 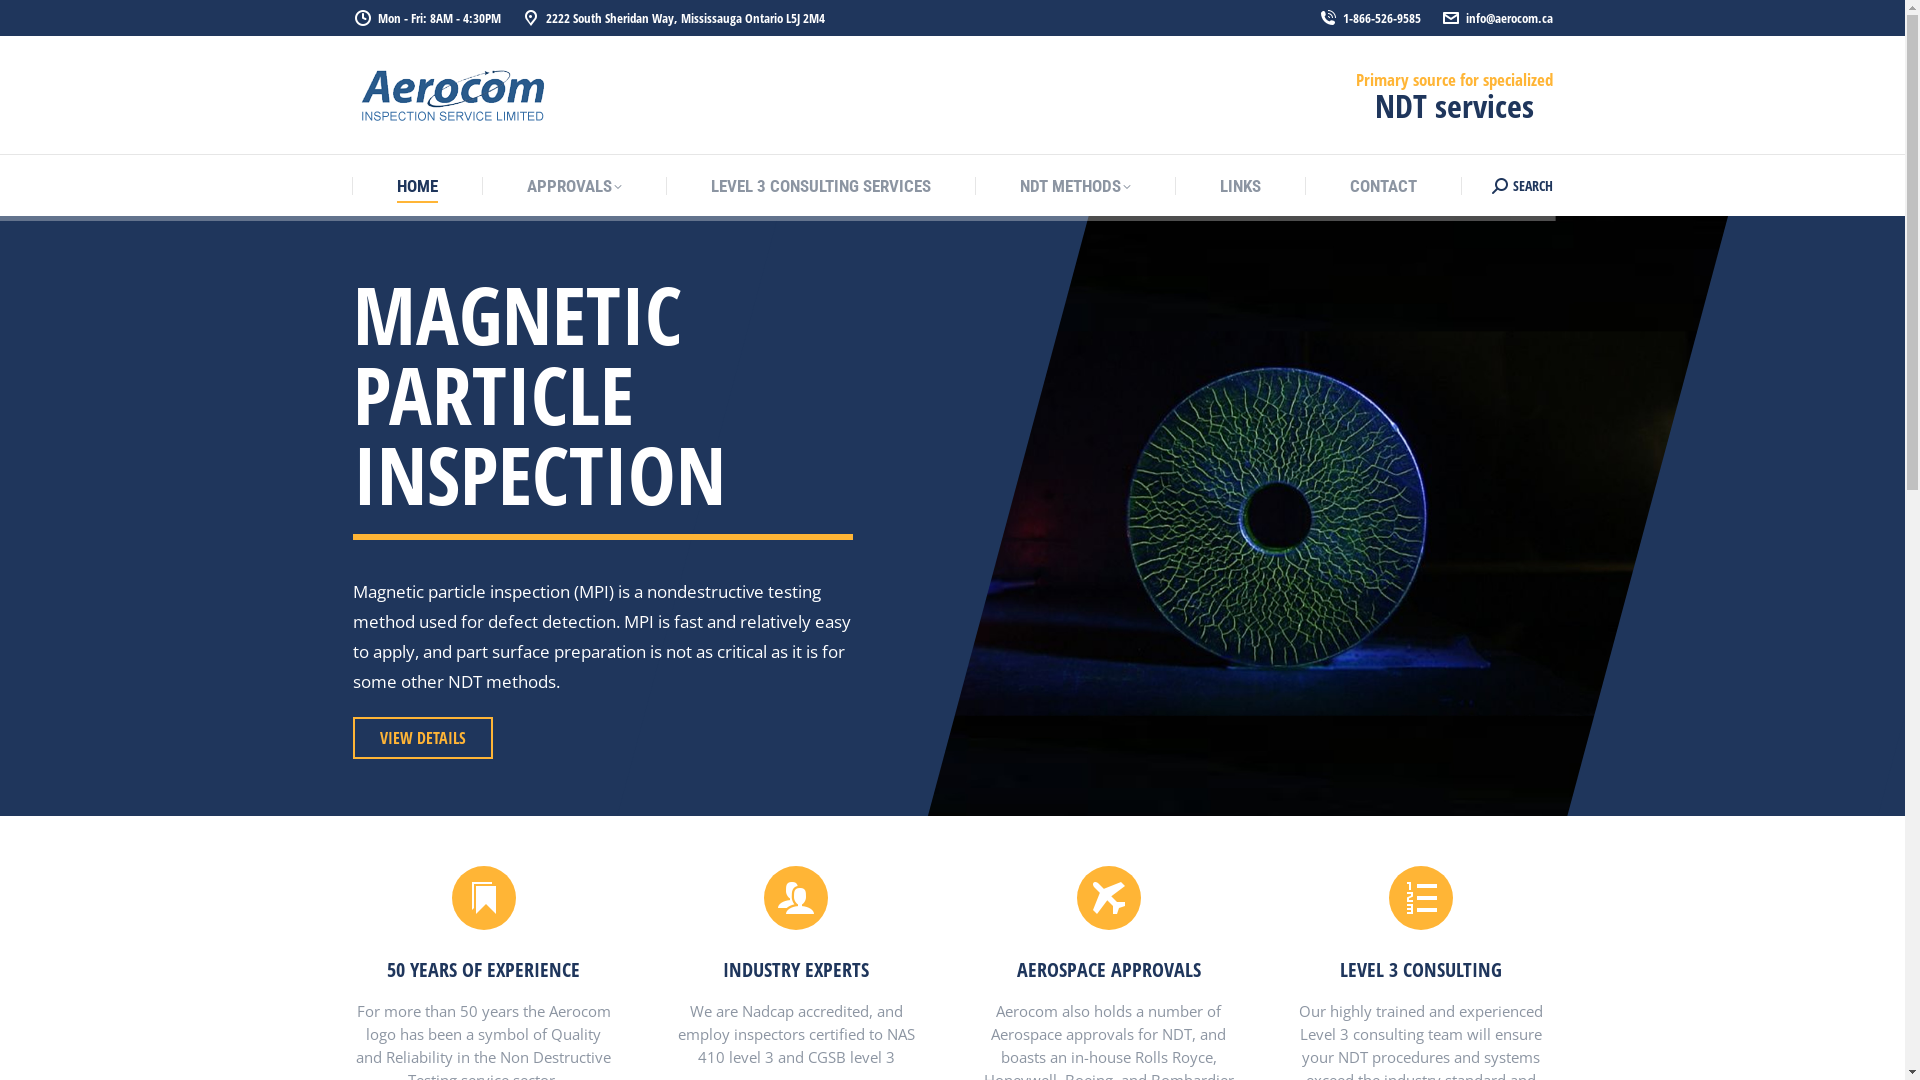 I want to click on 'HOME', so click(x=416, y=186).